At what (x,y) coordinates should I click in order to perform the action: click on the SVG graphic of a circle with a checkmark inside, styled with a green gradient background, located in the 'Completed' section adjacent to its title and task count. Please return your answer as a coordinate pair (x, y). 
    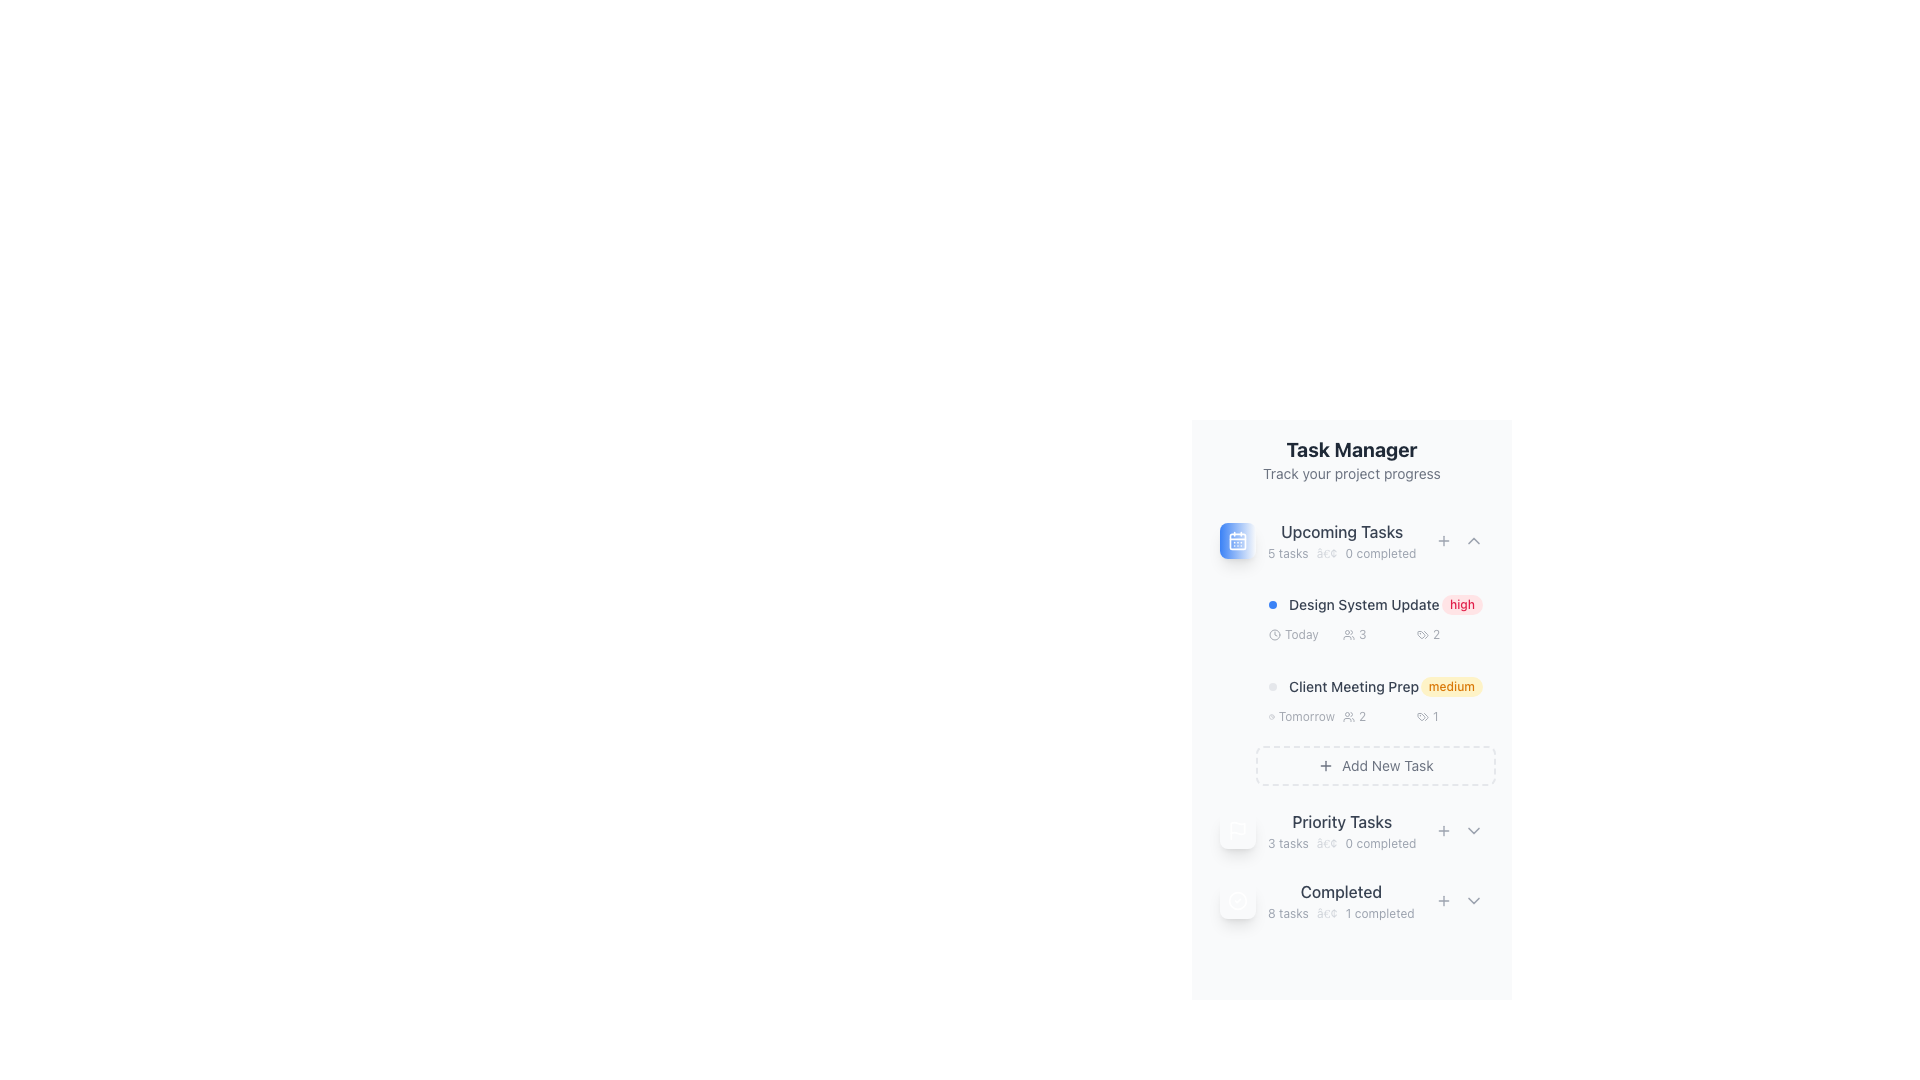
    Looking at the image, I should click on (1237, 901).